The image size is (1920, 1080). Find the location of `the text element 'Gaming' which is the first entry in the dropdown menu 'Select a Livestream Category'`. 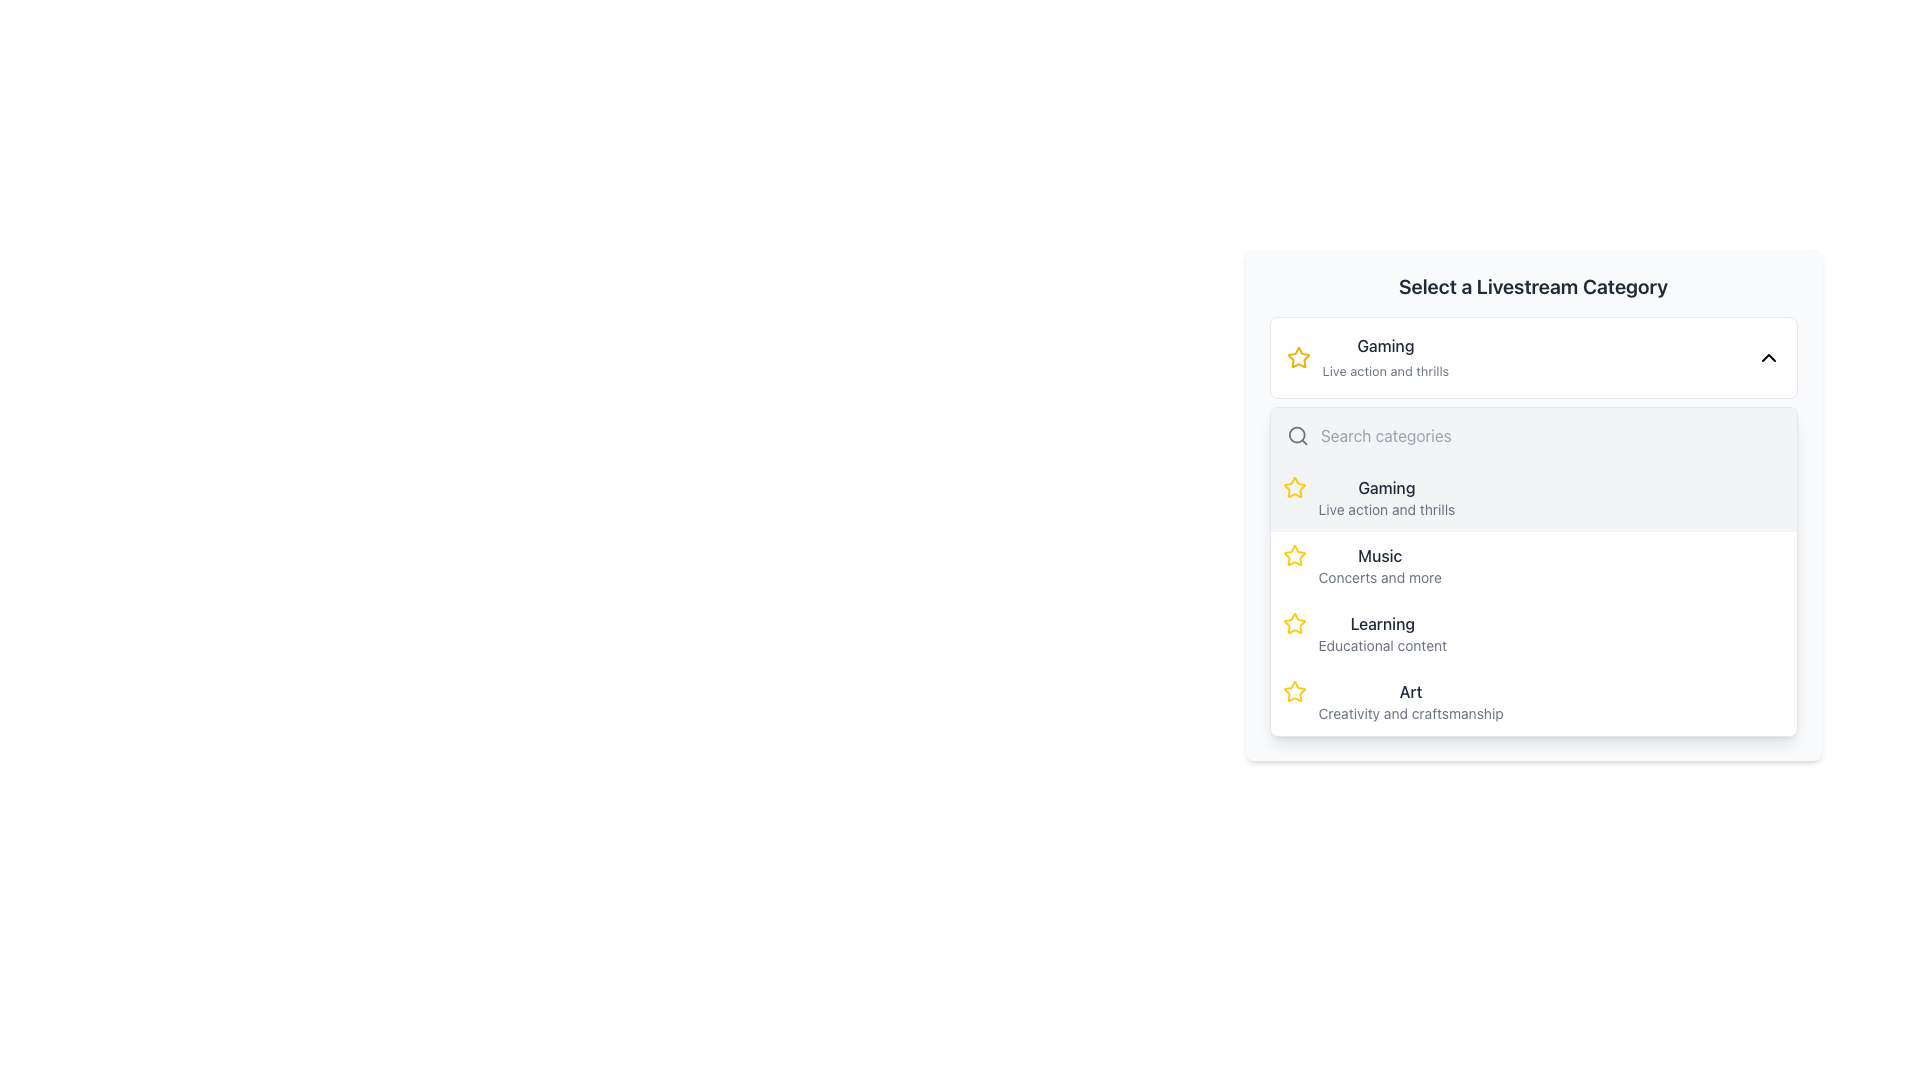

the text element 'Gaming' which is the first entry in the dropdown menu 'Select a Livestream Category' is located at coordinates (1384, 357).